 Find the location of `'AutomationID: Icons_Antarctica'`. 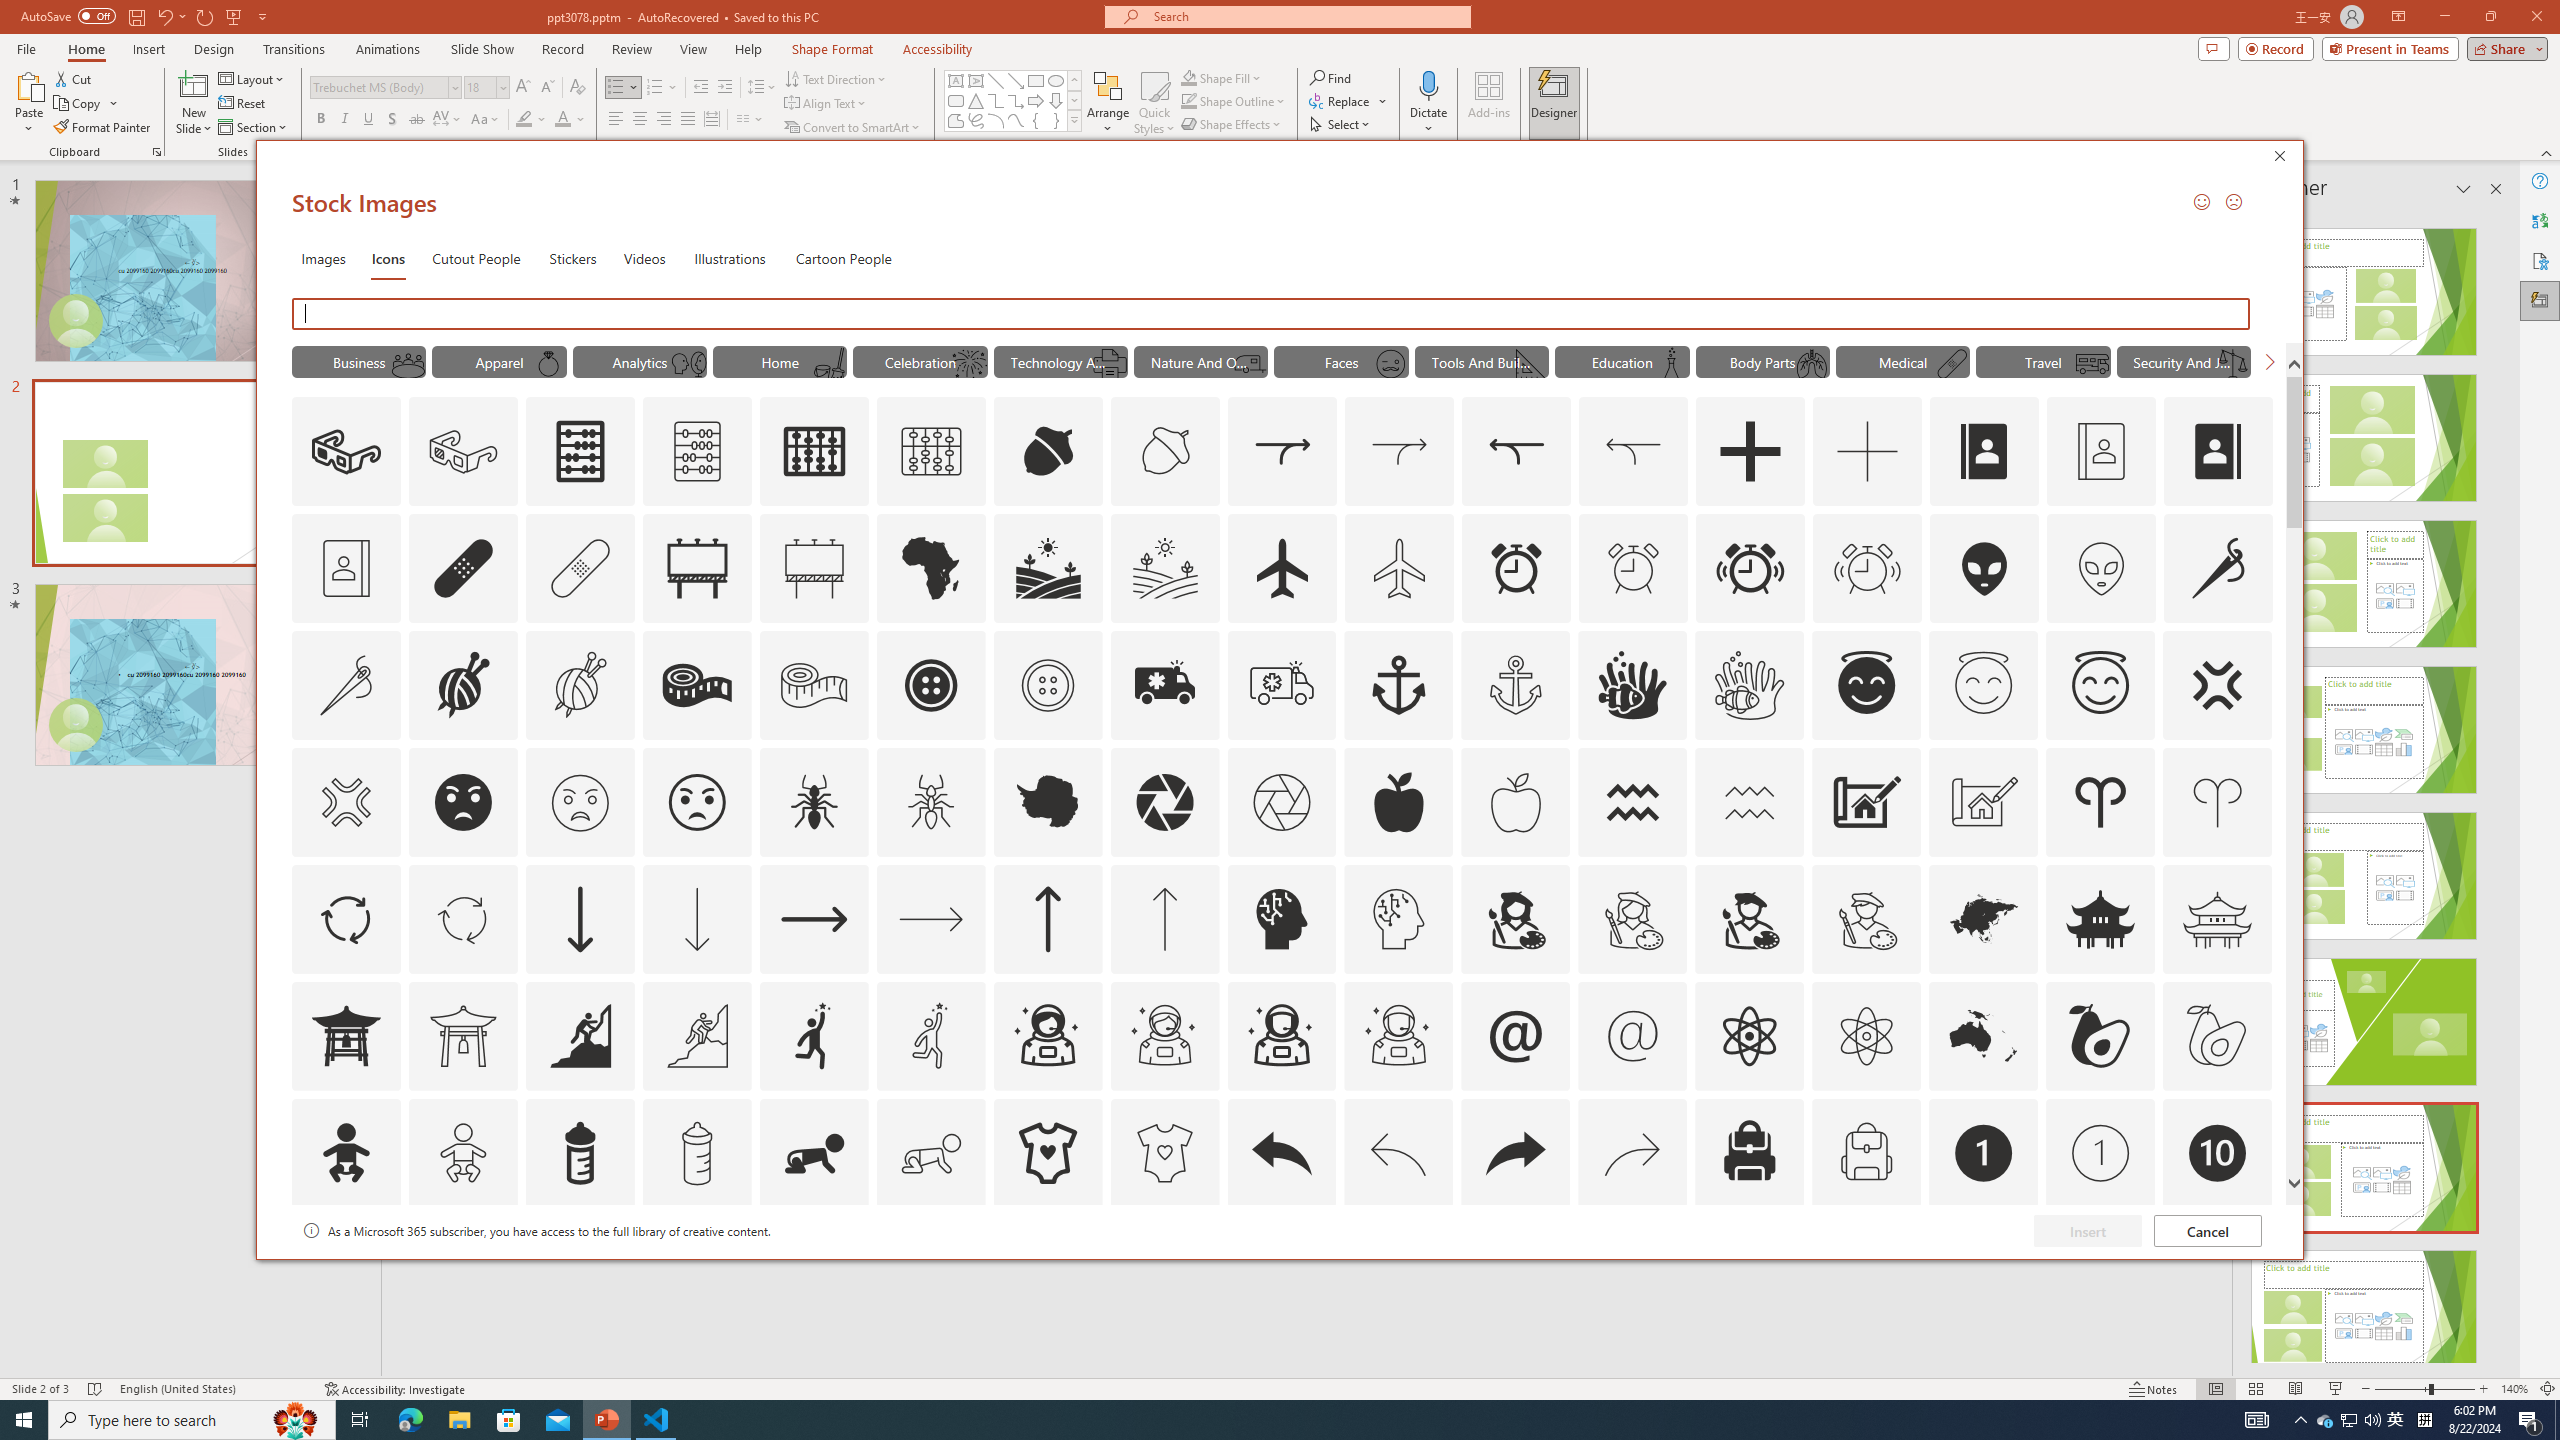

'AutomationID: Icons_Antarctica' is located at coordinates (1047, 801).